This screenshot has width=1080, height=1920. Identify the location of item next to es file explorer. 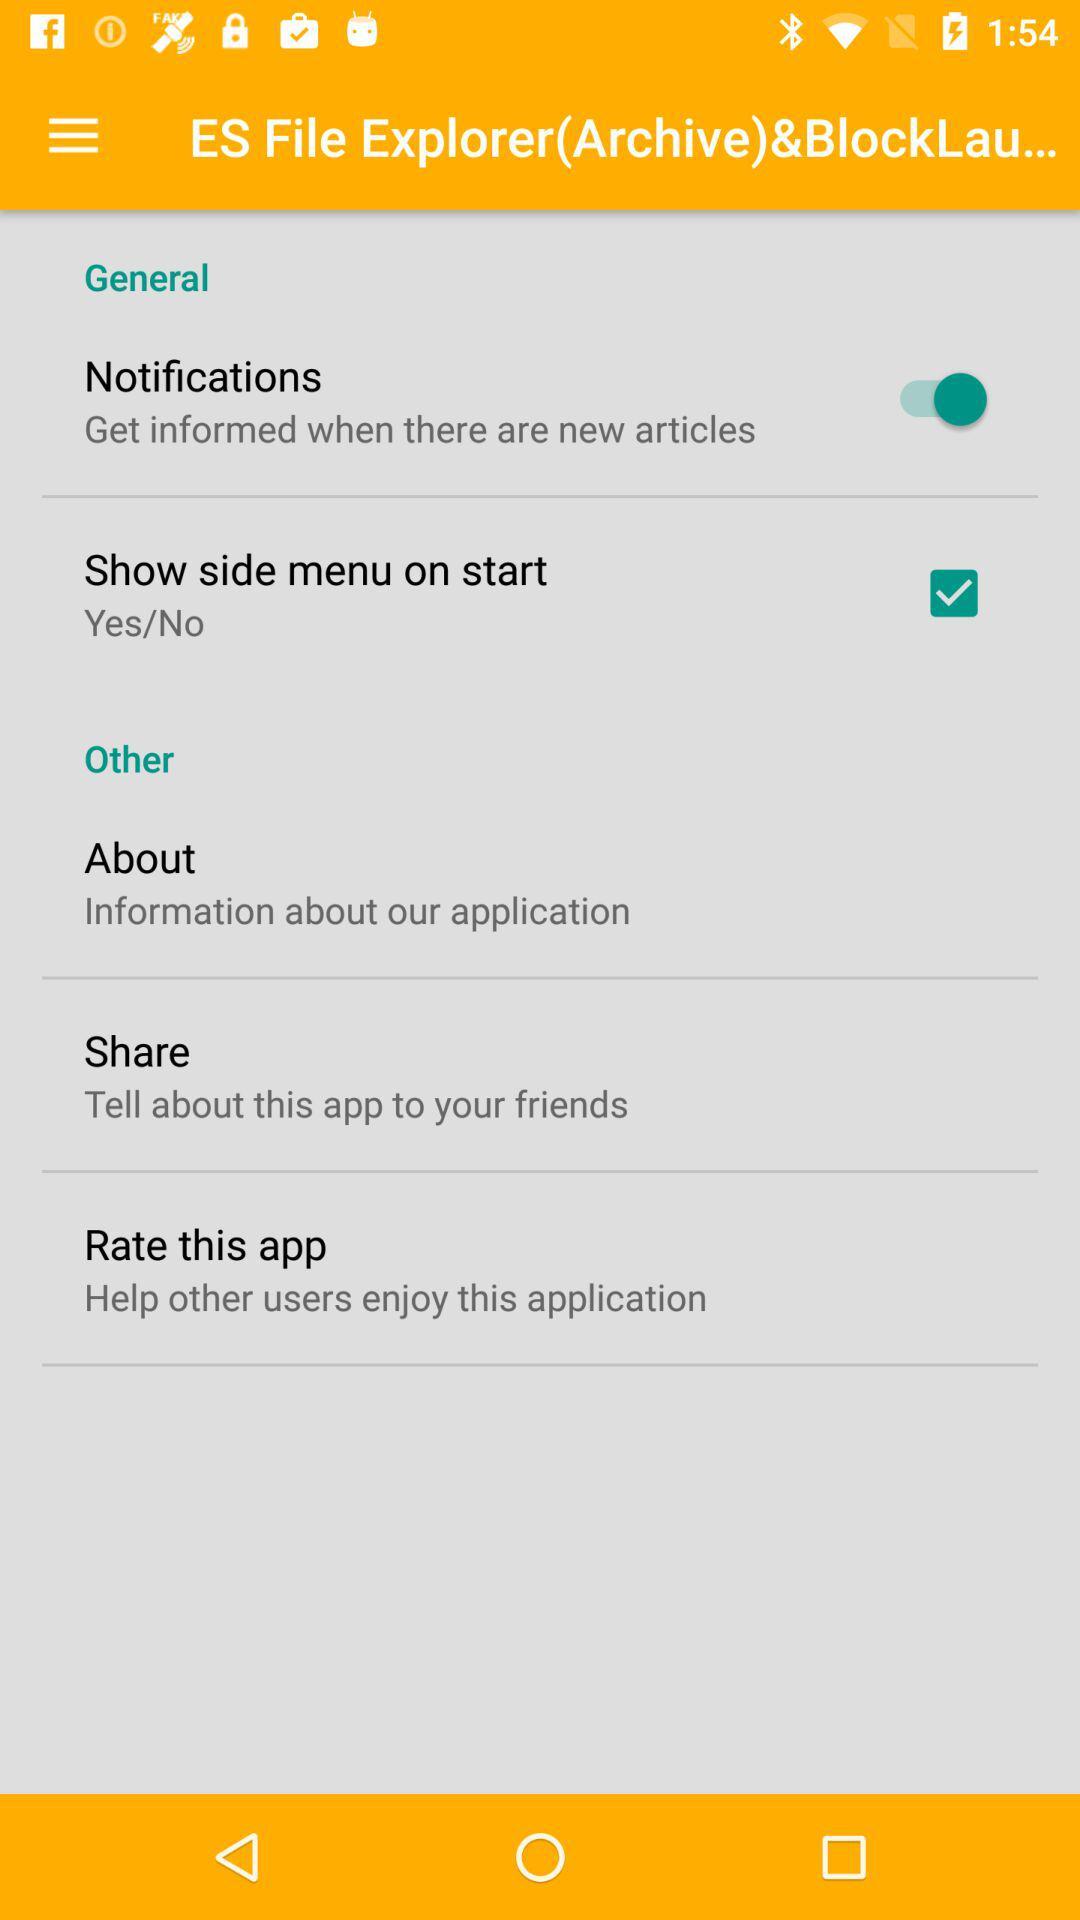
(72, 135).